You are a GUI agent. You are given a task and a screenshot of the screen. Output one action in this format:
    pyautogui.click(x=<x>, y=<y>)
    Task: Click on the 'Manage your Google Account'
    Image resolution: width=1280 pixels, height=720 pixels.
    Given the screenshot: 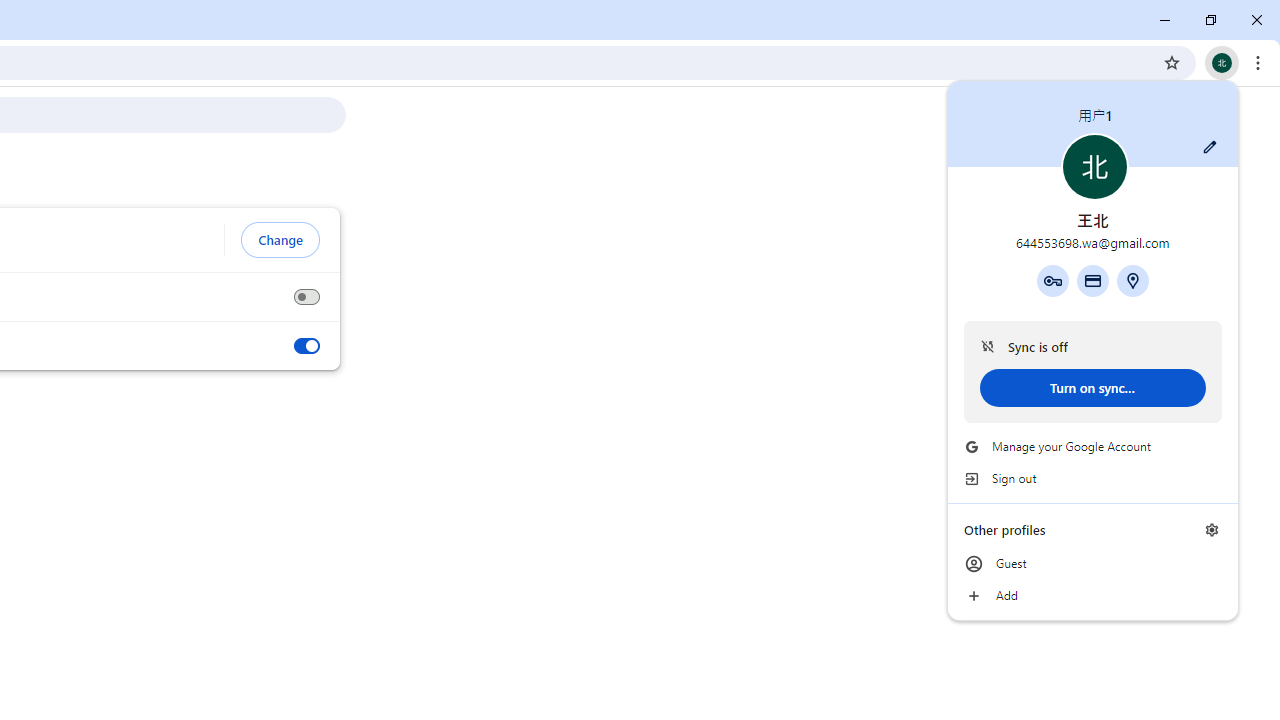 What is the action you would take?
    pyautogui.click(x=1092, y=446)
    